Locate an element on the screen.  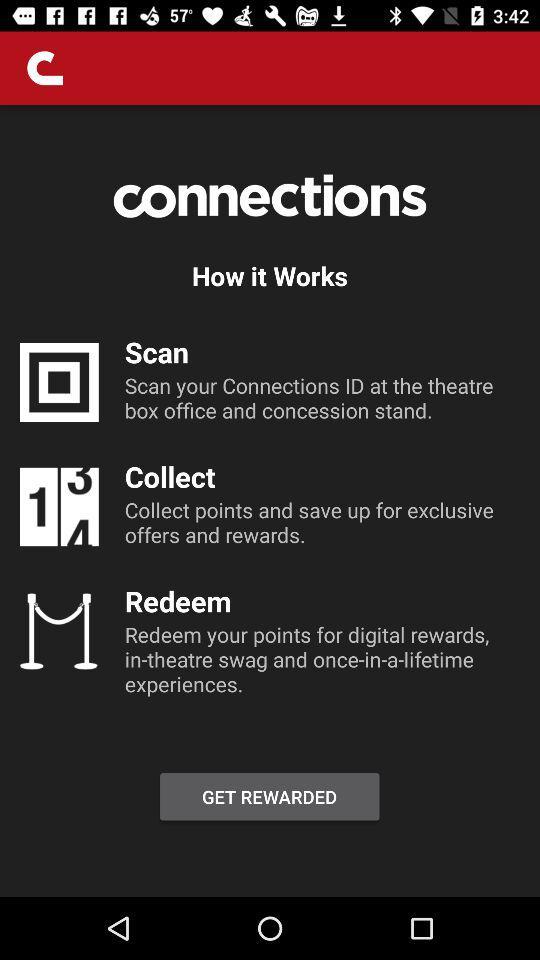
get rewarded icon is located at coordinates (269, 796).